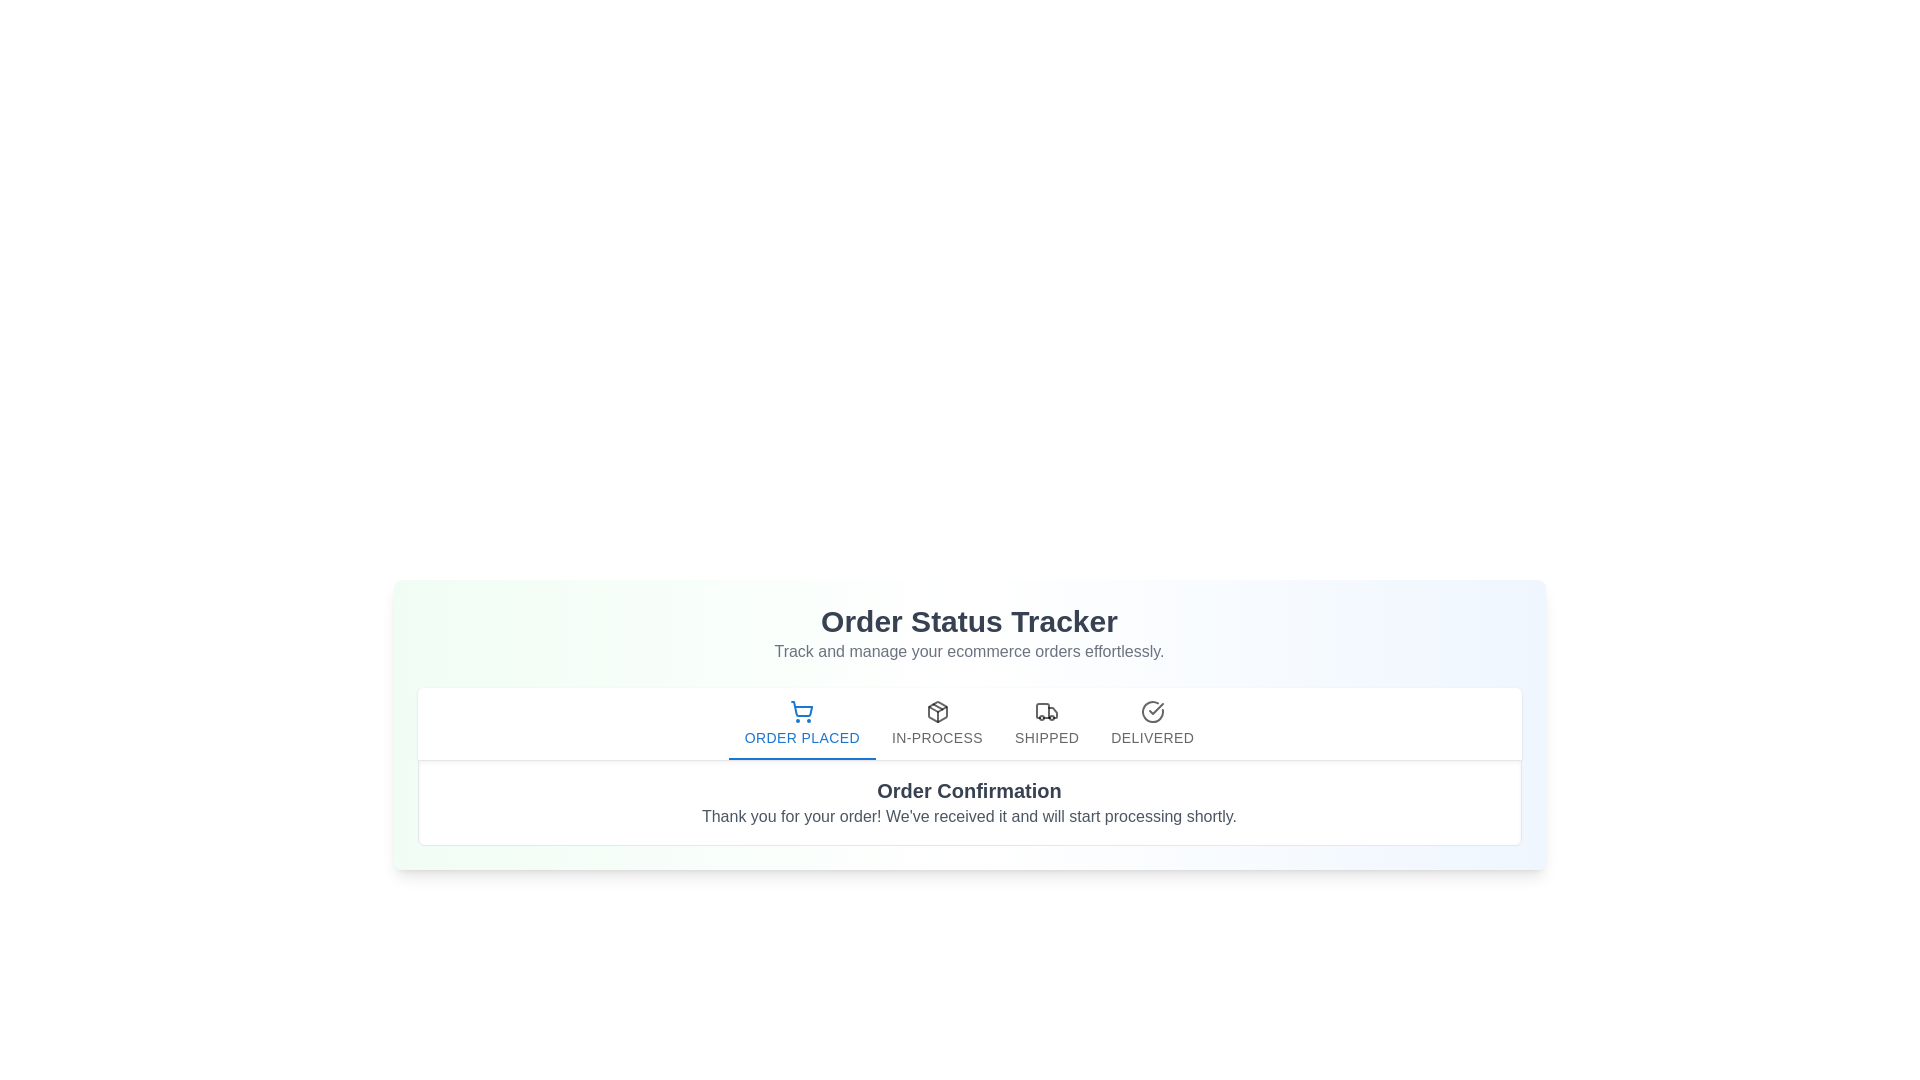  Describe the element at coordinates (1152, 711) in the screenshot. I see `the 'Delivered' status icon located in the 'Delivered' tab of the 'Order Status Tracker' interface, which visually indicates successful delivery with a checkmark icon` at that location.